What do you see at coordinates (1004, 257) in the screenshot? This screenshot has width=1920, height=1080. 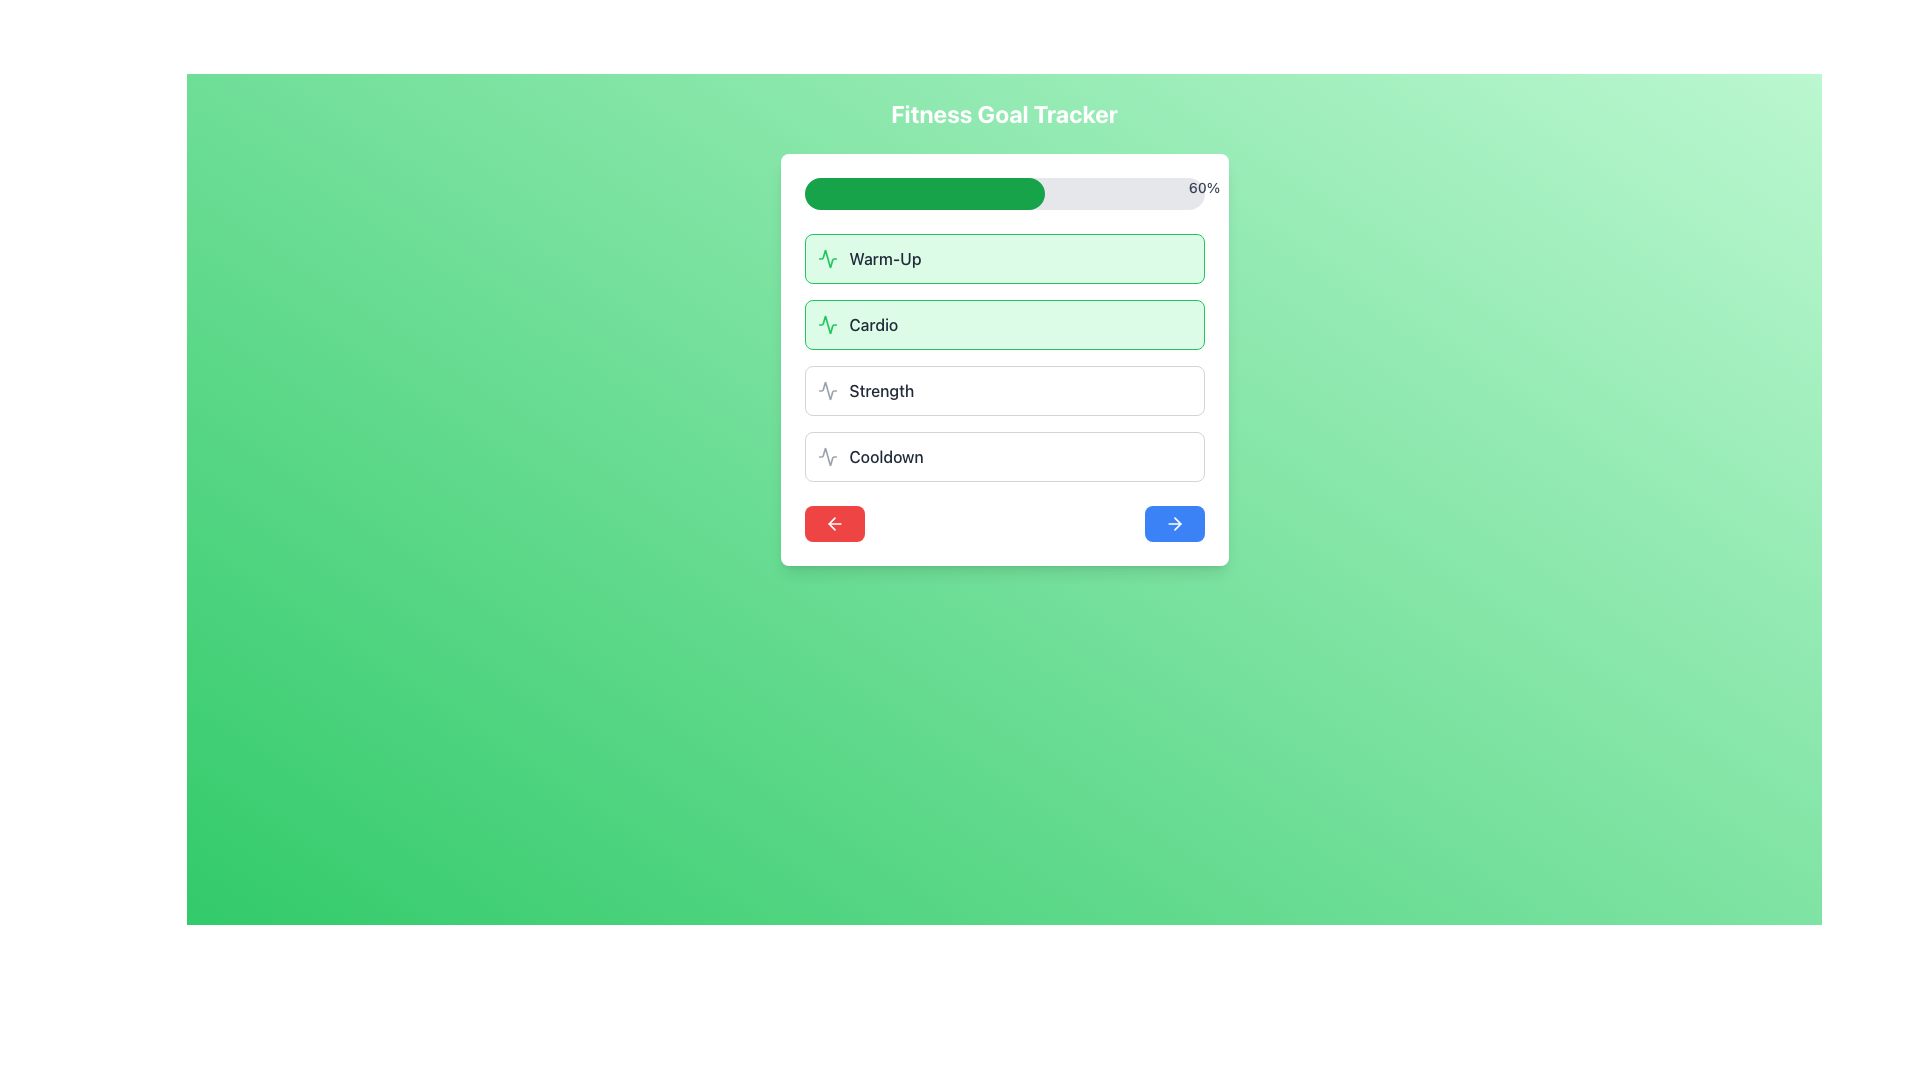 I see `the first selectable list item labeled 'Warm-Up'` at bounding box center [1004, 257].